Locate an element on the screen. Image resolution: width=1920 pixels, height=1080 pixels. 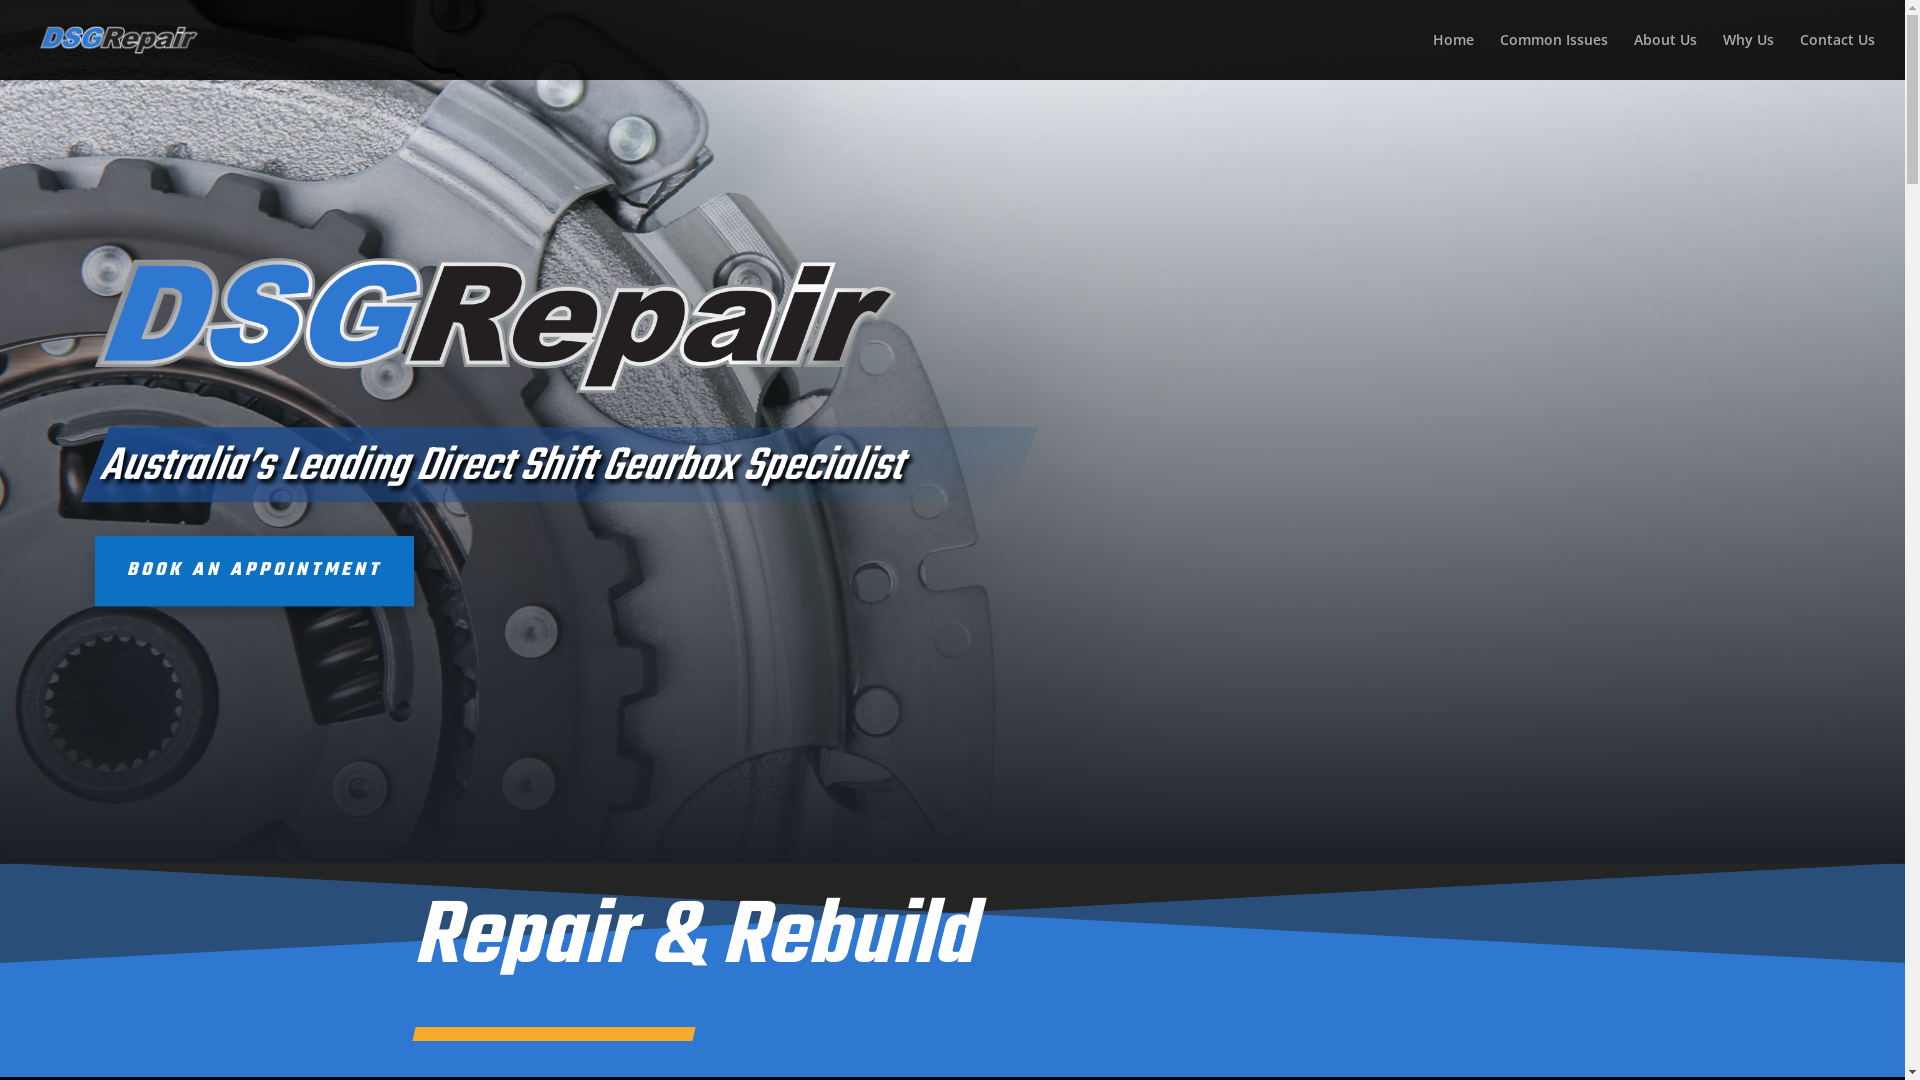
'Common Issues' is located at coordinates (1553, 55).